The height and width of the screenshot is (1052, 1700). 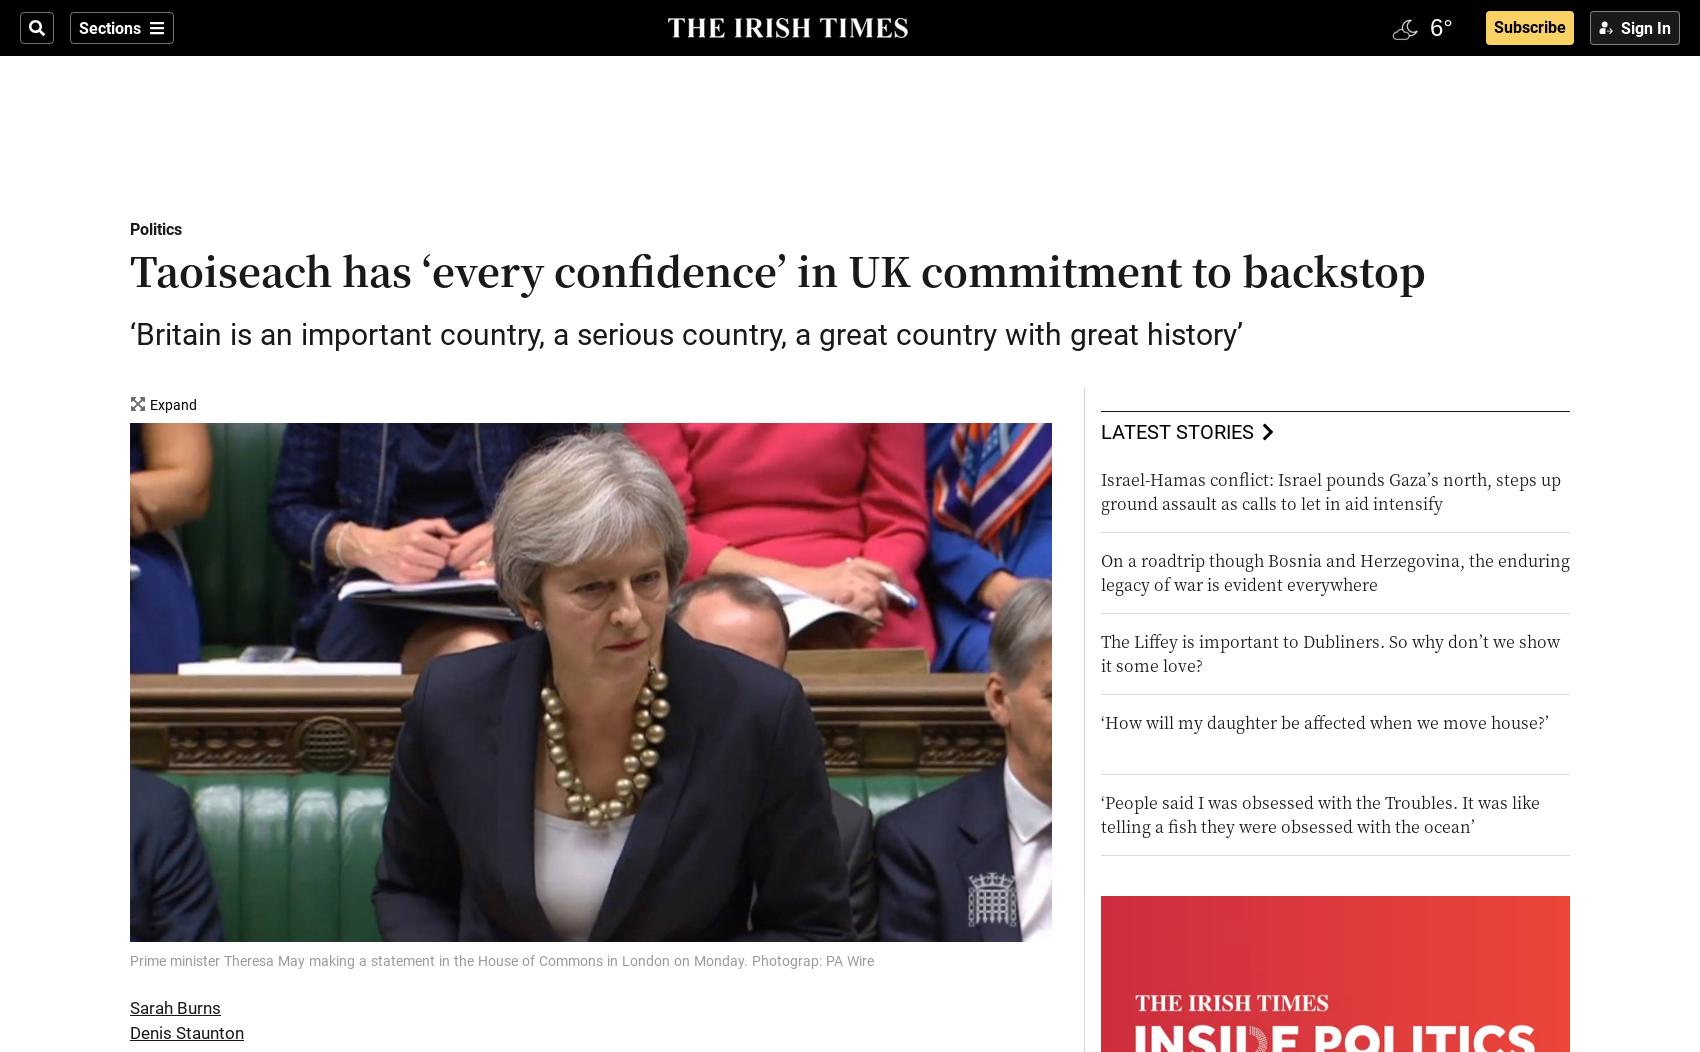 I want to click on '‘How will my daughter be affected when we move house?’', so click(x=1100, y=722).